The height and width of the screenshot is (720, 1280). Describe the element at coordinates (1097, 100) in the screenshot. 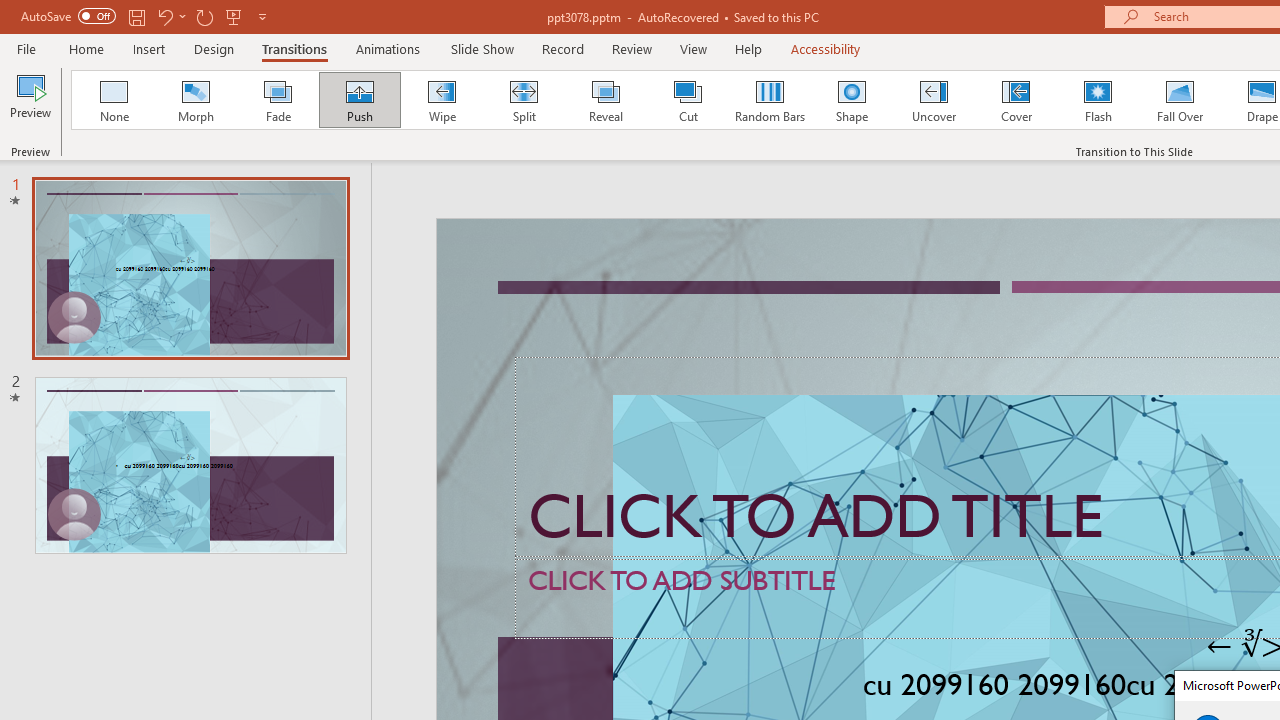

I see `'Flash'` at that location.